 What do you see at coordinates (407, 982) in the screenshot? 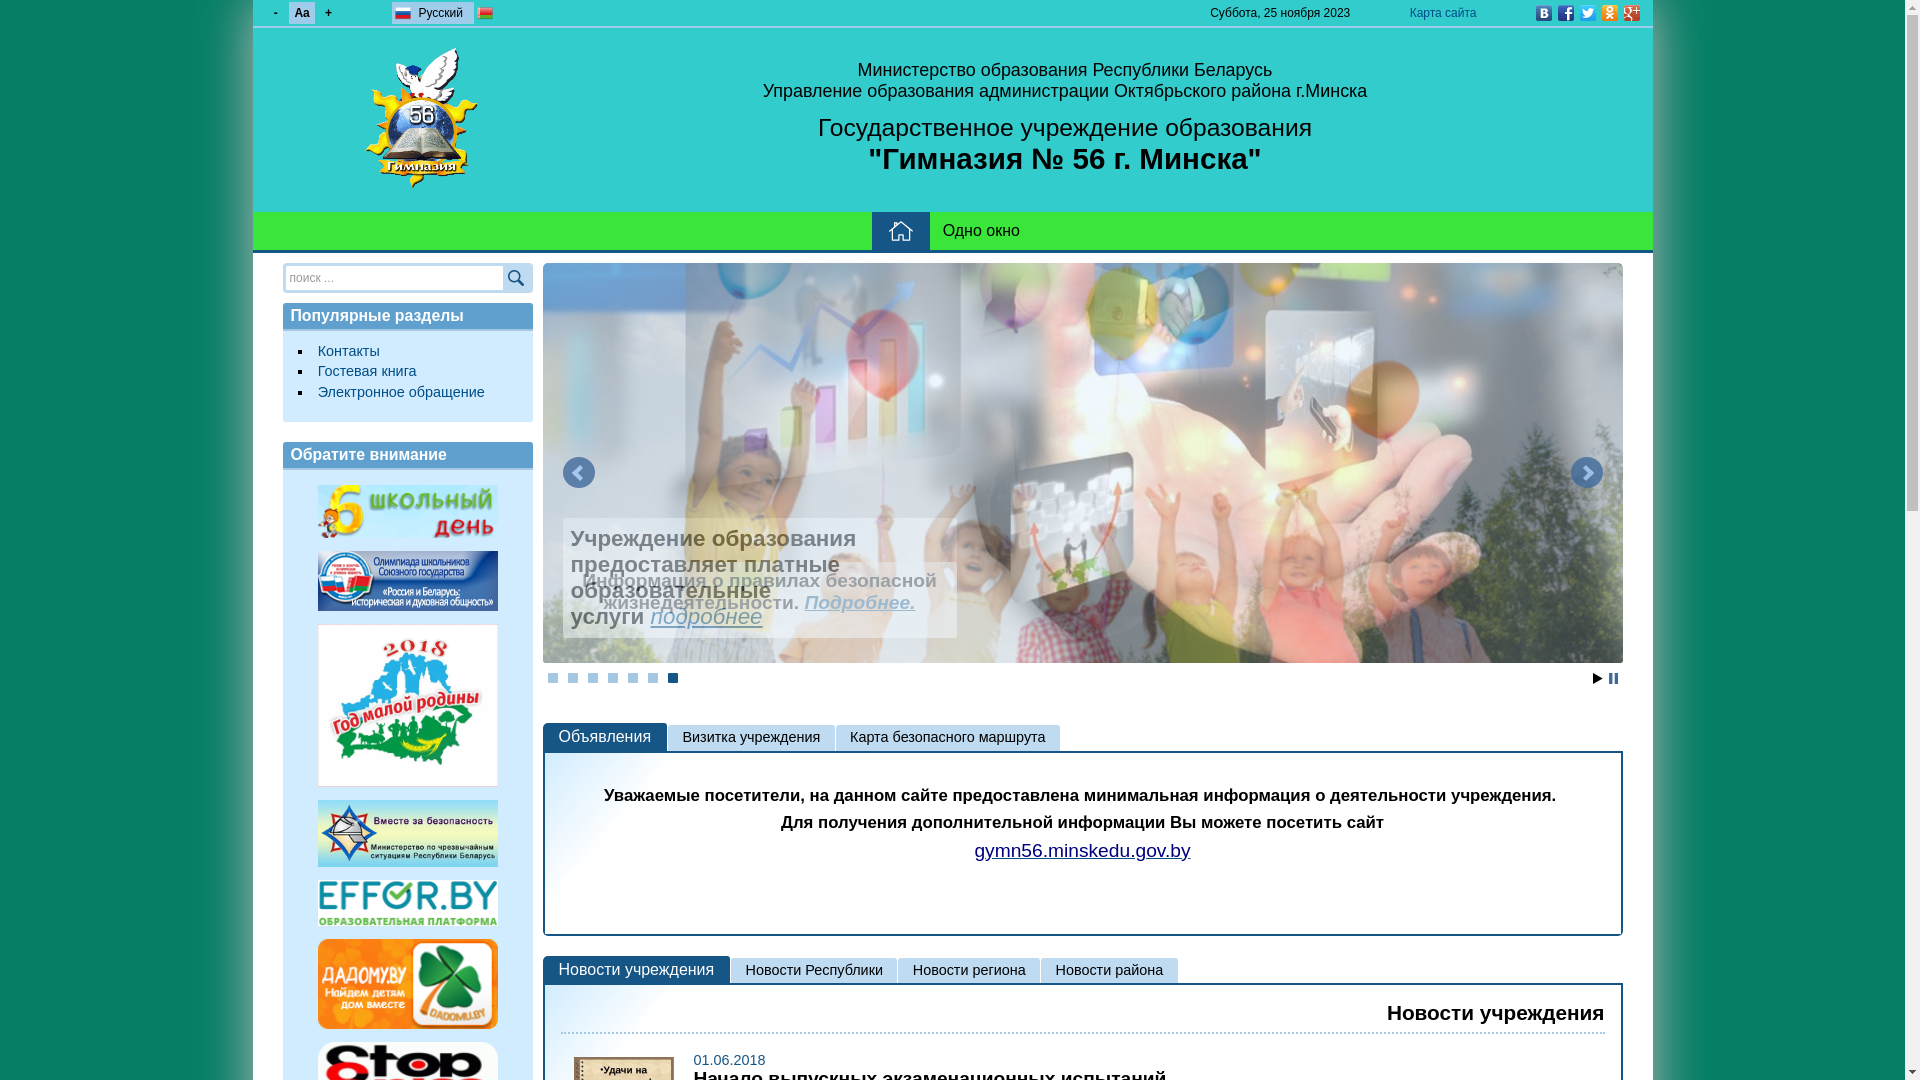
I see `'dadomu.by'` at bounding box center [407, 982].